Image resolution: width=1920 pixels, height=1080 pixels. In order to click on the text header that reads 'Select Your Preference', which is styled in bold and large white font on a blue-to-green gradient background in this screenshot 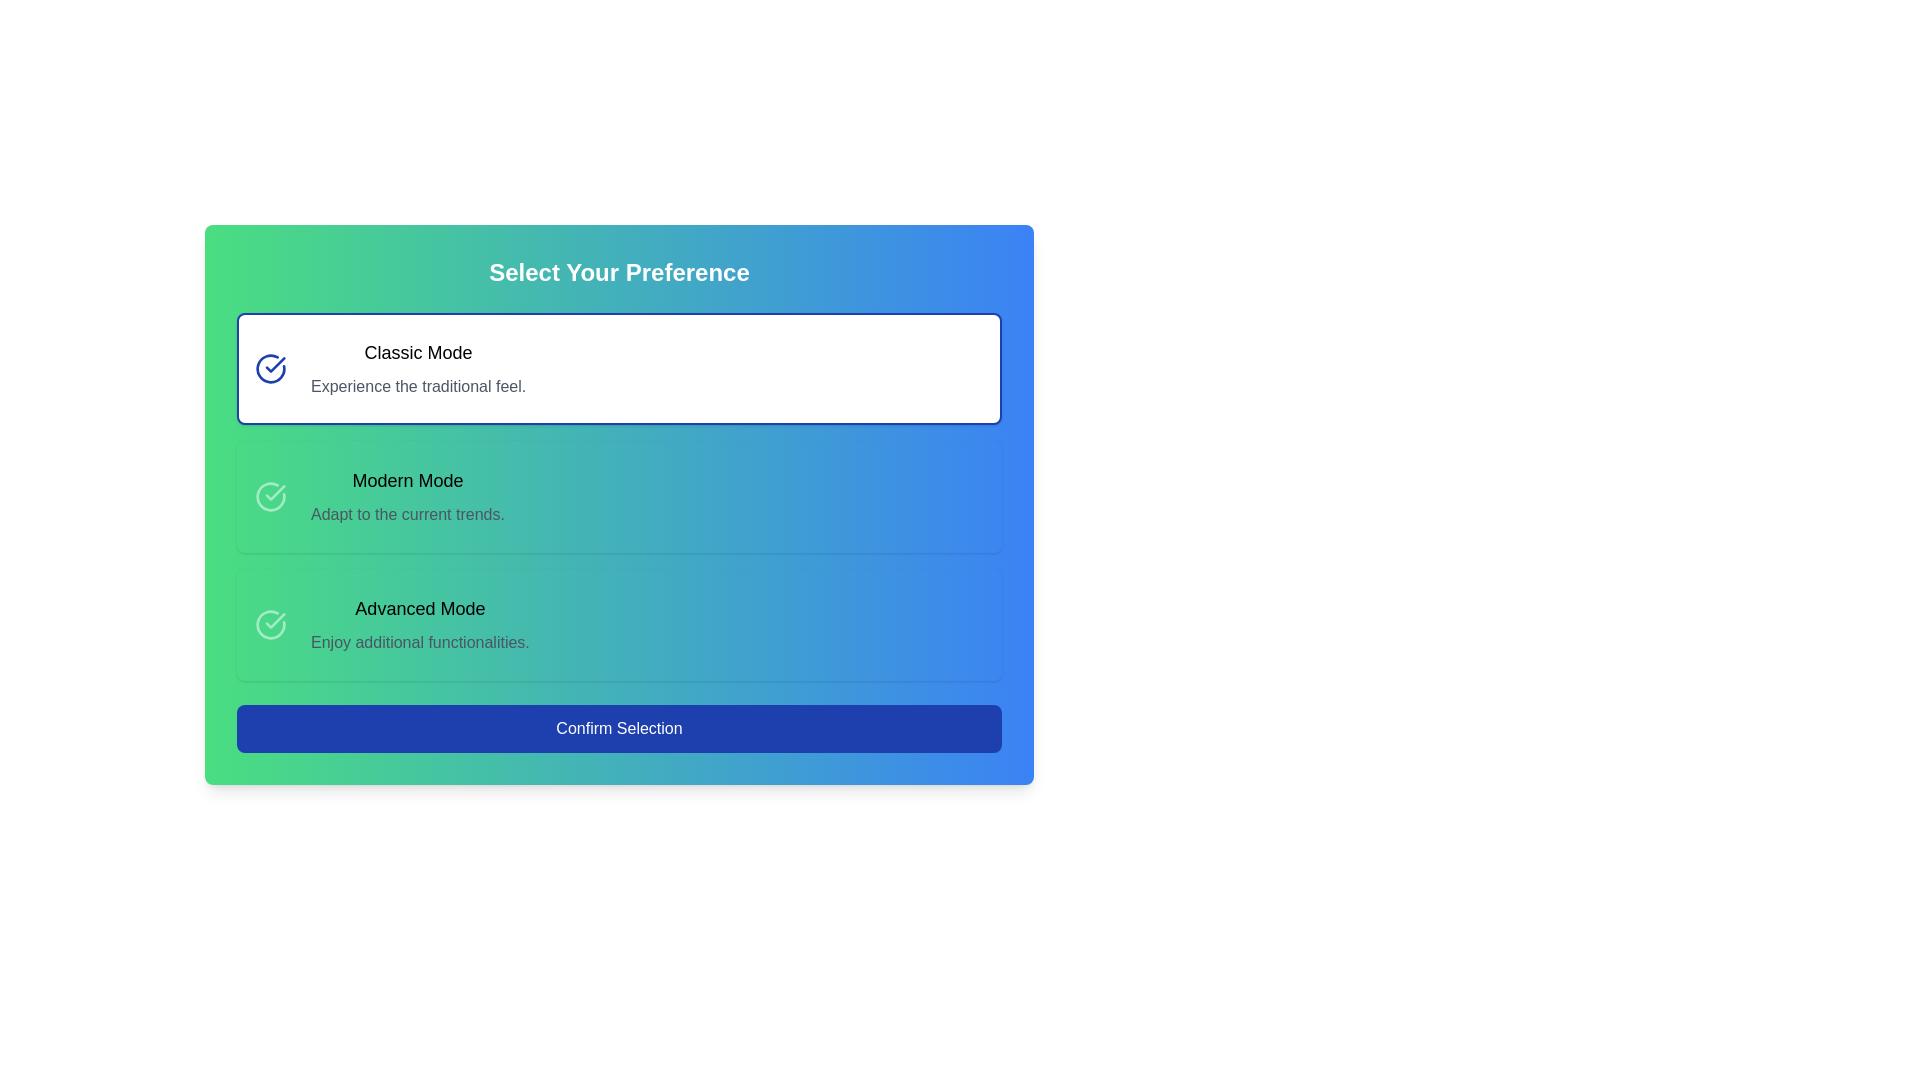, I will do `click(618, 273)`.